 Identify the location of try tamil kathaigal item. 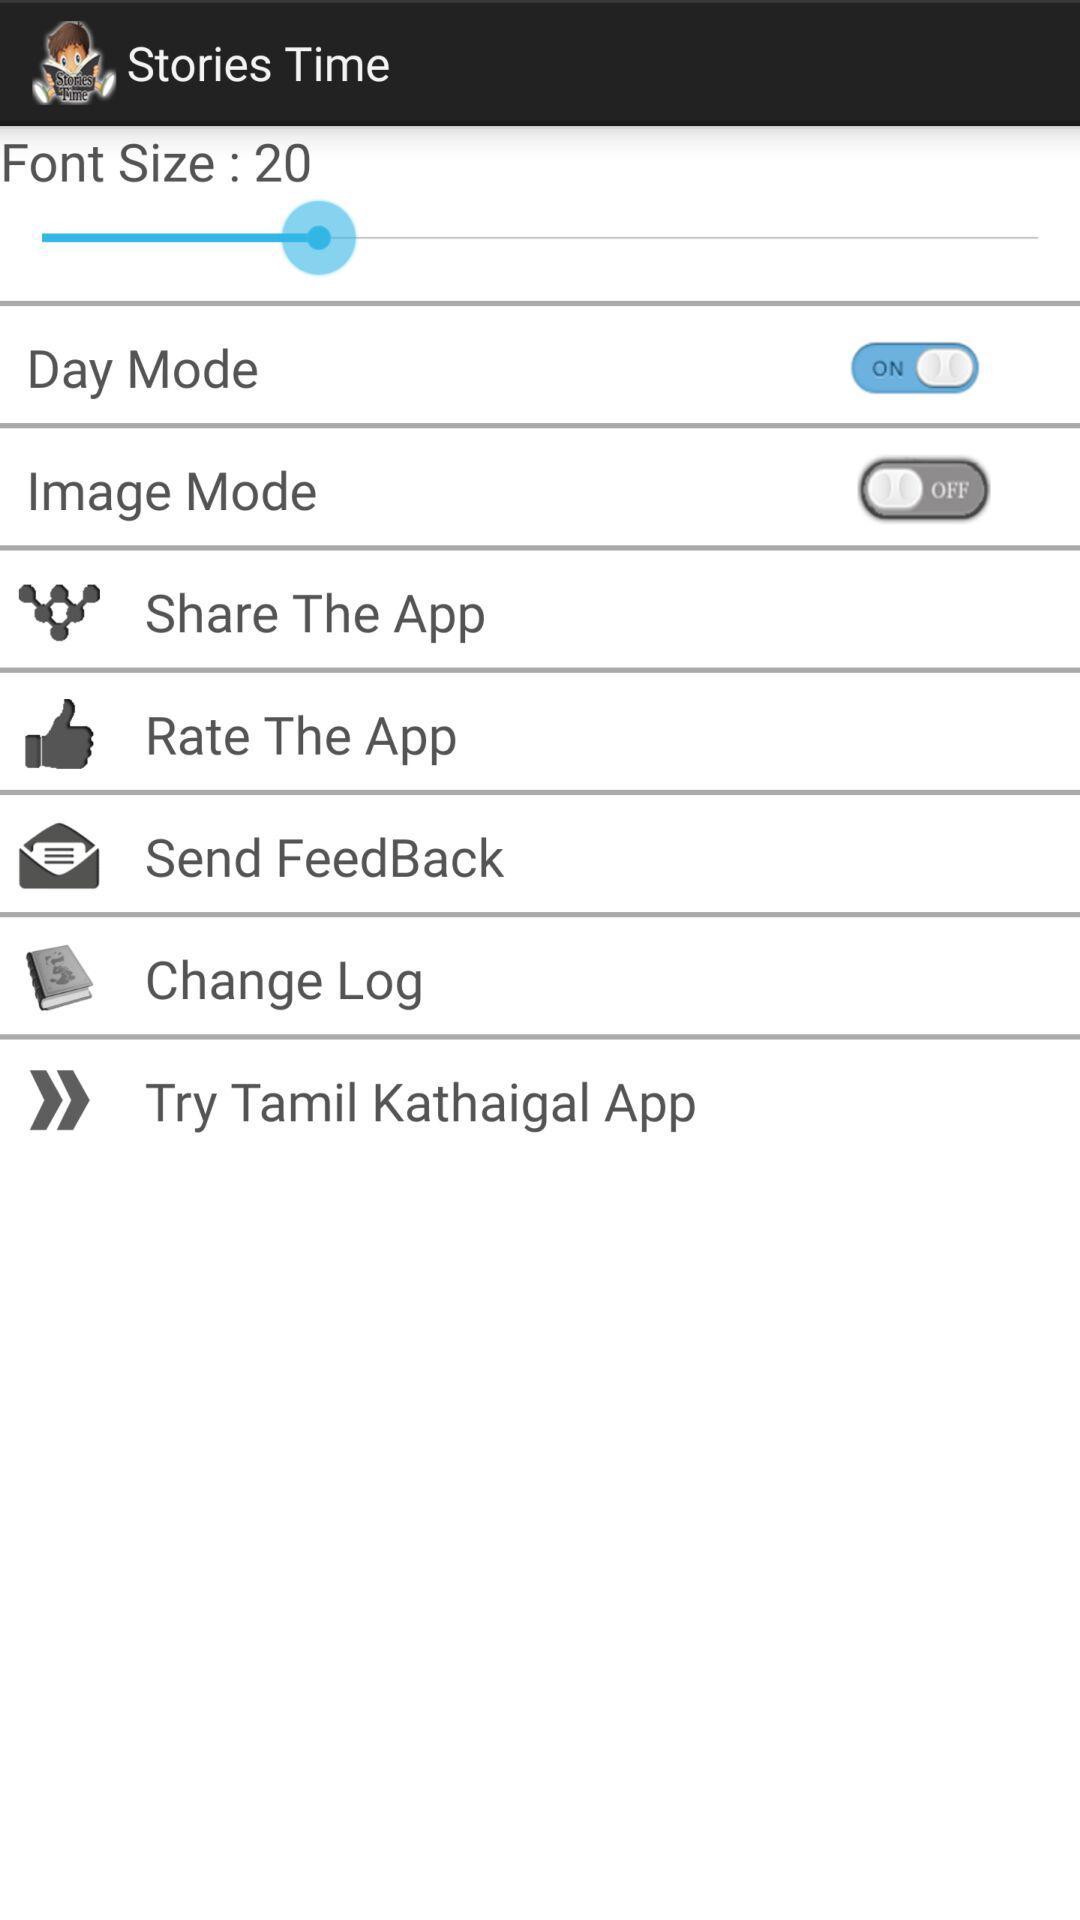
(598, 1099).